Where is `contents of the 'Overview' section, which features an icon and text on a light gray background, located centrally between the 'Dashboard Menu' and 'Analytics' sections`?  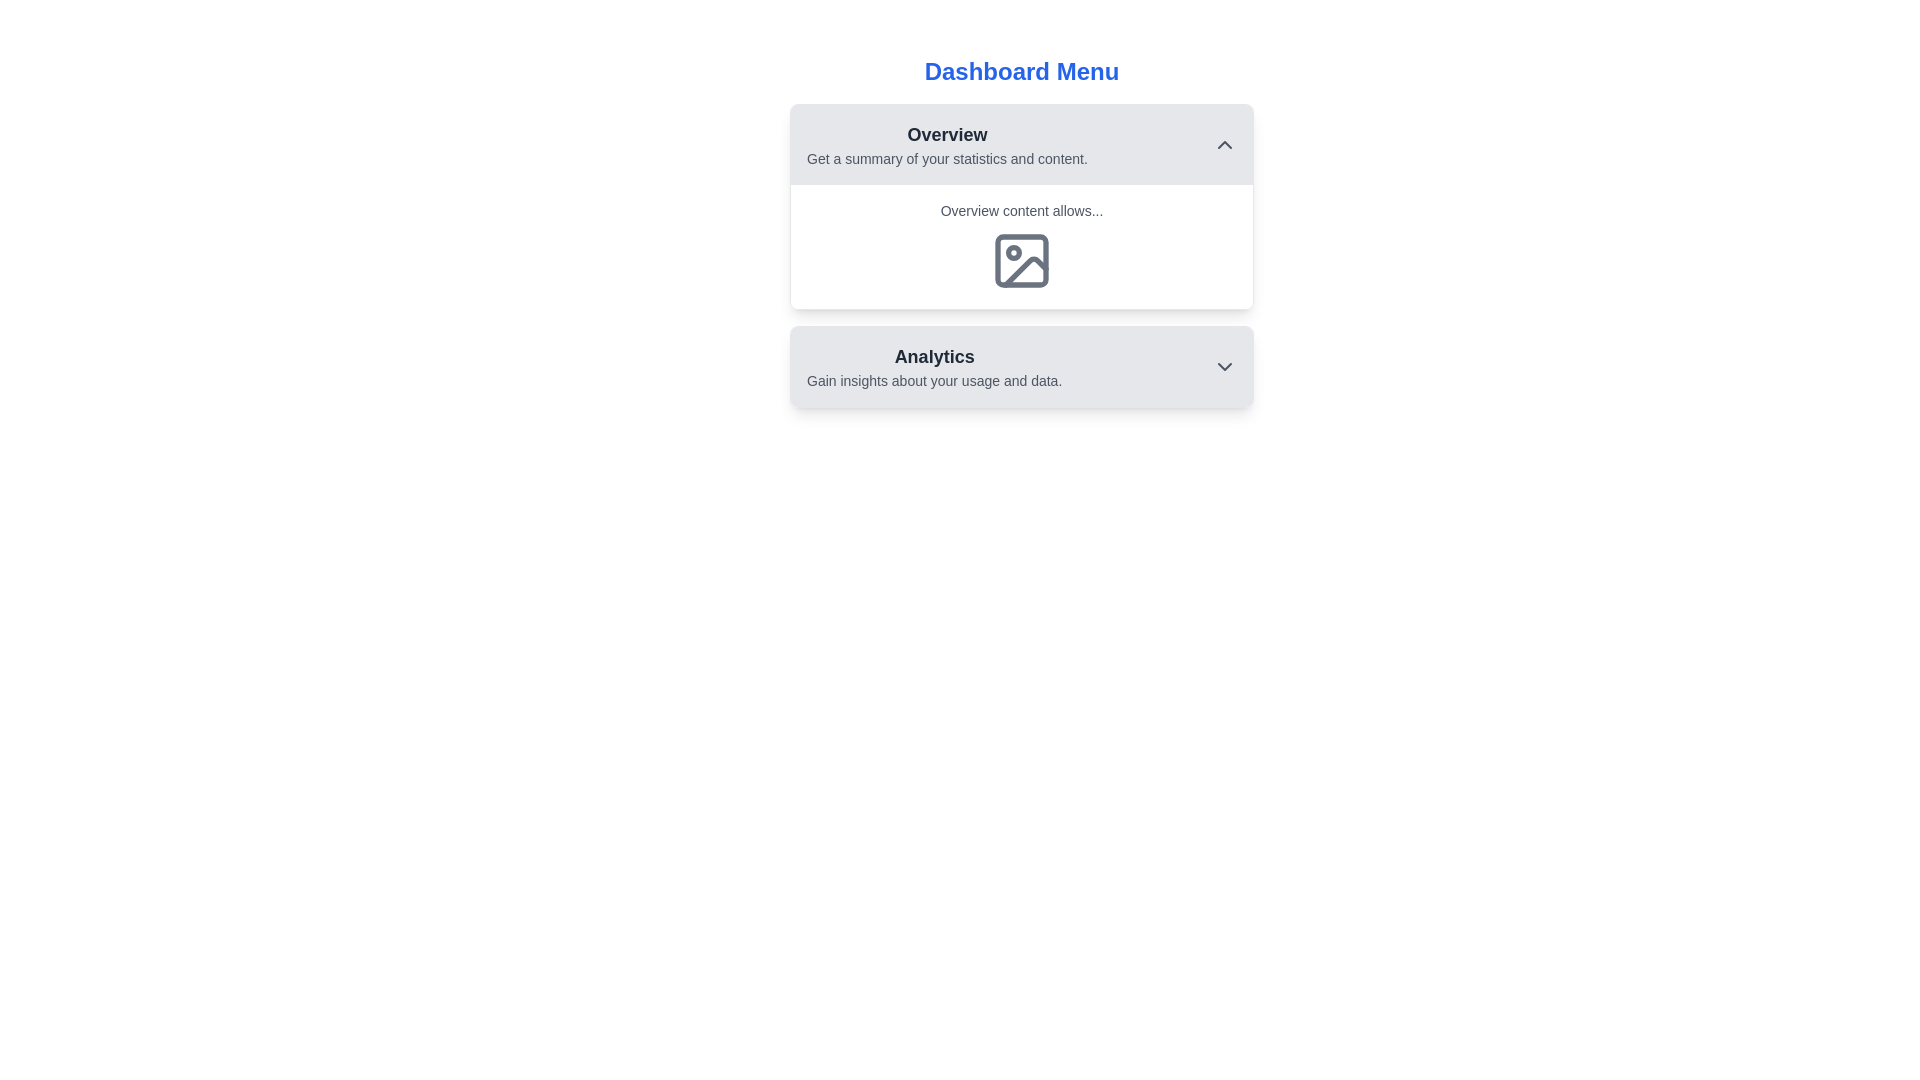 contents of the 'Overview' section, which features an icon and text on a light gray background, located centrally between the 'Dashboard Menu' and 'Analytics' sections is located at coordinates (1022, 254).